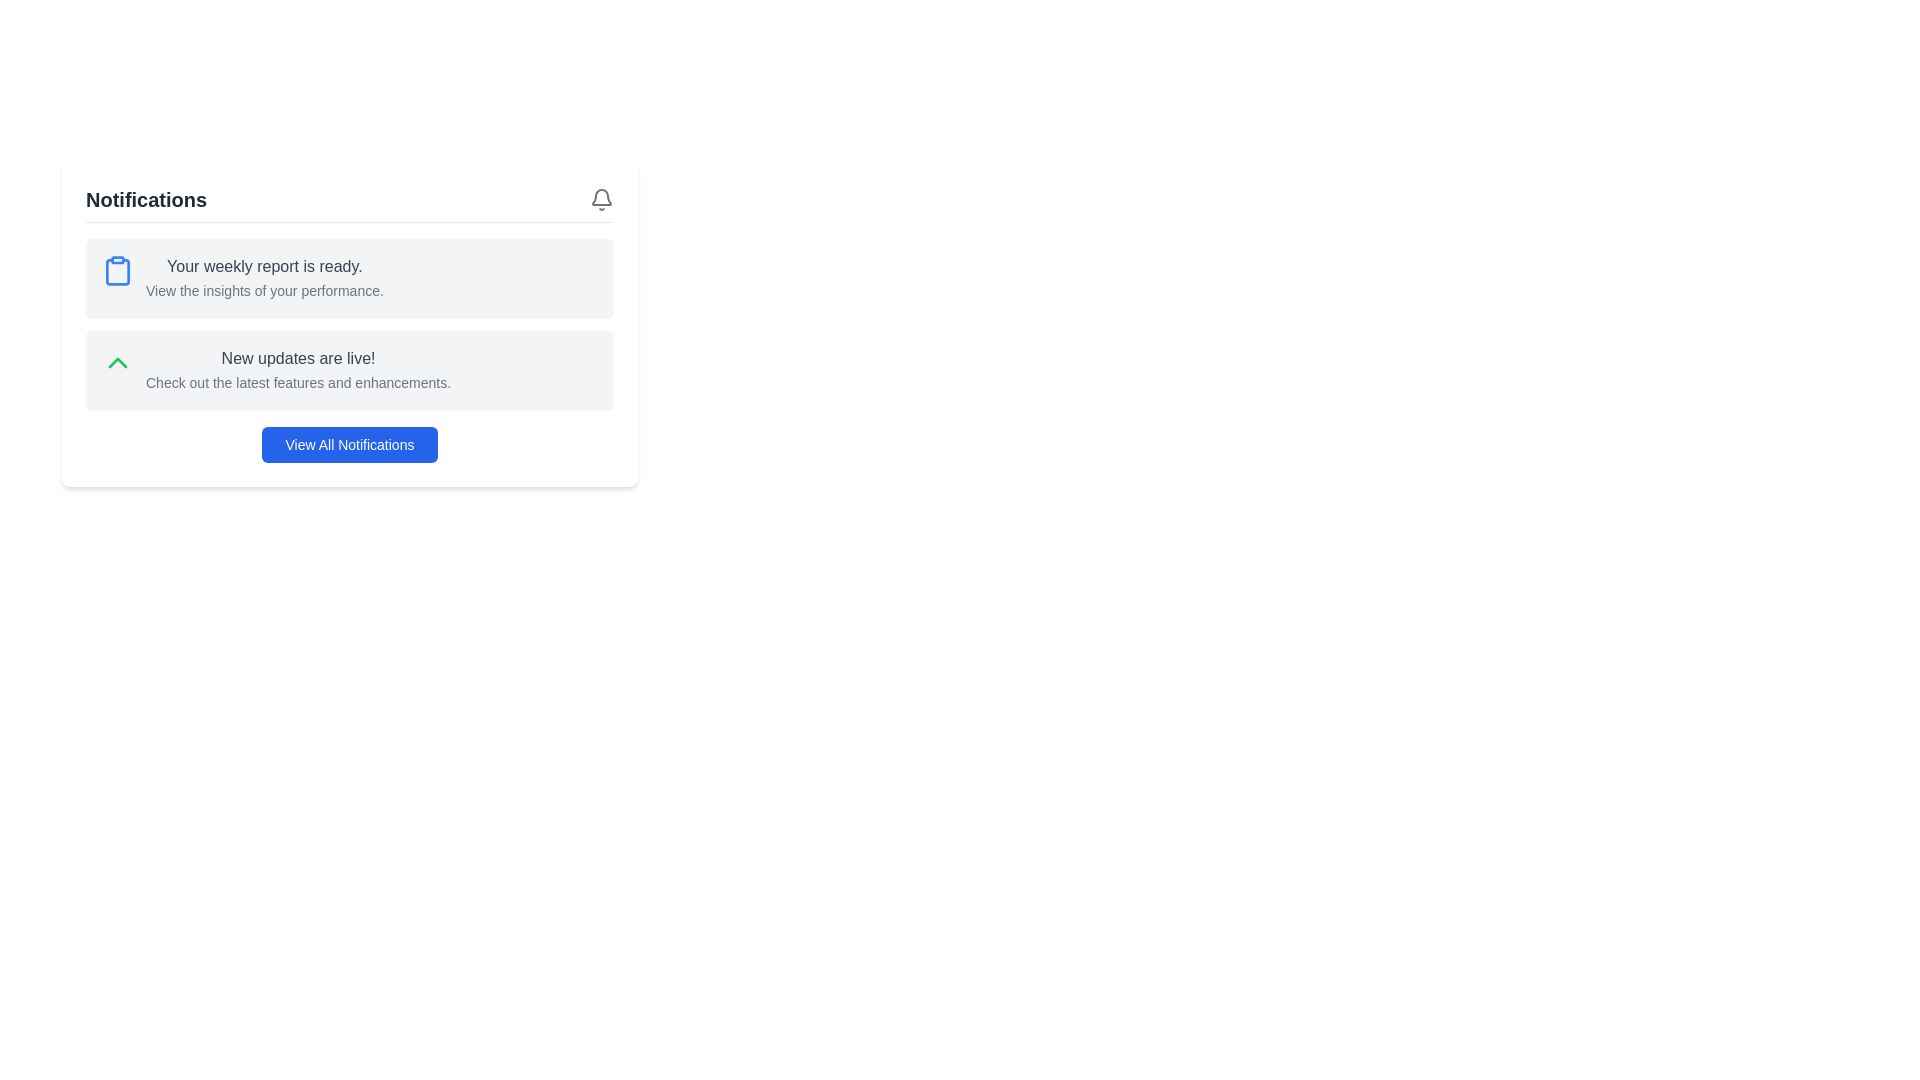 This screenshot has height=1080, width=1920. What do you see at coordinates (263, 265) in the screenshot?
I see `the static text element that says 'Your weekly report is ready.' located in the first notification card in the 'Notifications' section` at bounding box center [263, 265].